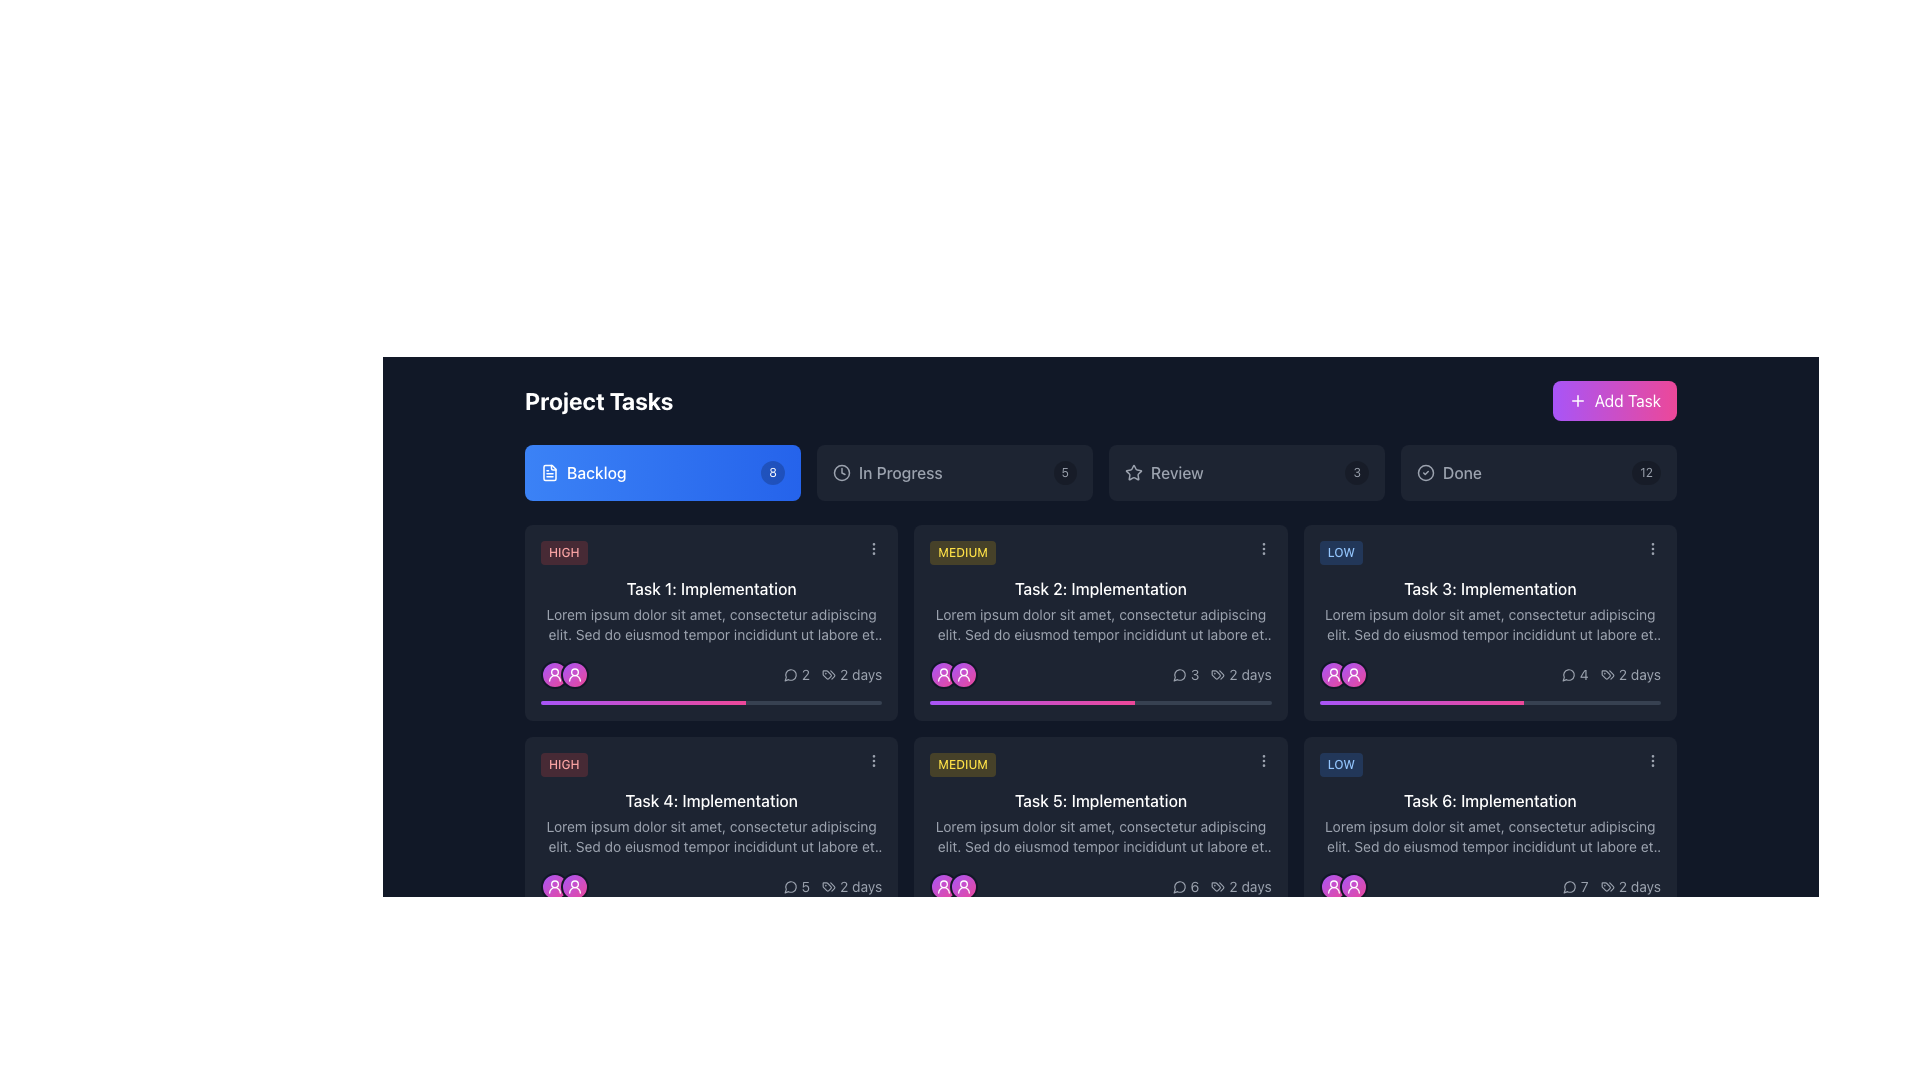 This screenshot has width=1920, height=1080. I want to click on the tag icon located within the '2 days' group, which is aligned horizontally with other icons and is part of the task card labeled 'Task 3: Implementation' in the 'Done' section, so click(1607, 675).